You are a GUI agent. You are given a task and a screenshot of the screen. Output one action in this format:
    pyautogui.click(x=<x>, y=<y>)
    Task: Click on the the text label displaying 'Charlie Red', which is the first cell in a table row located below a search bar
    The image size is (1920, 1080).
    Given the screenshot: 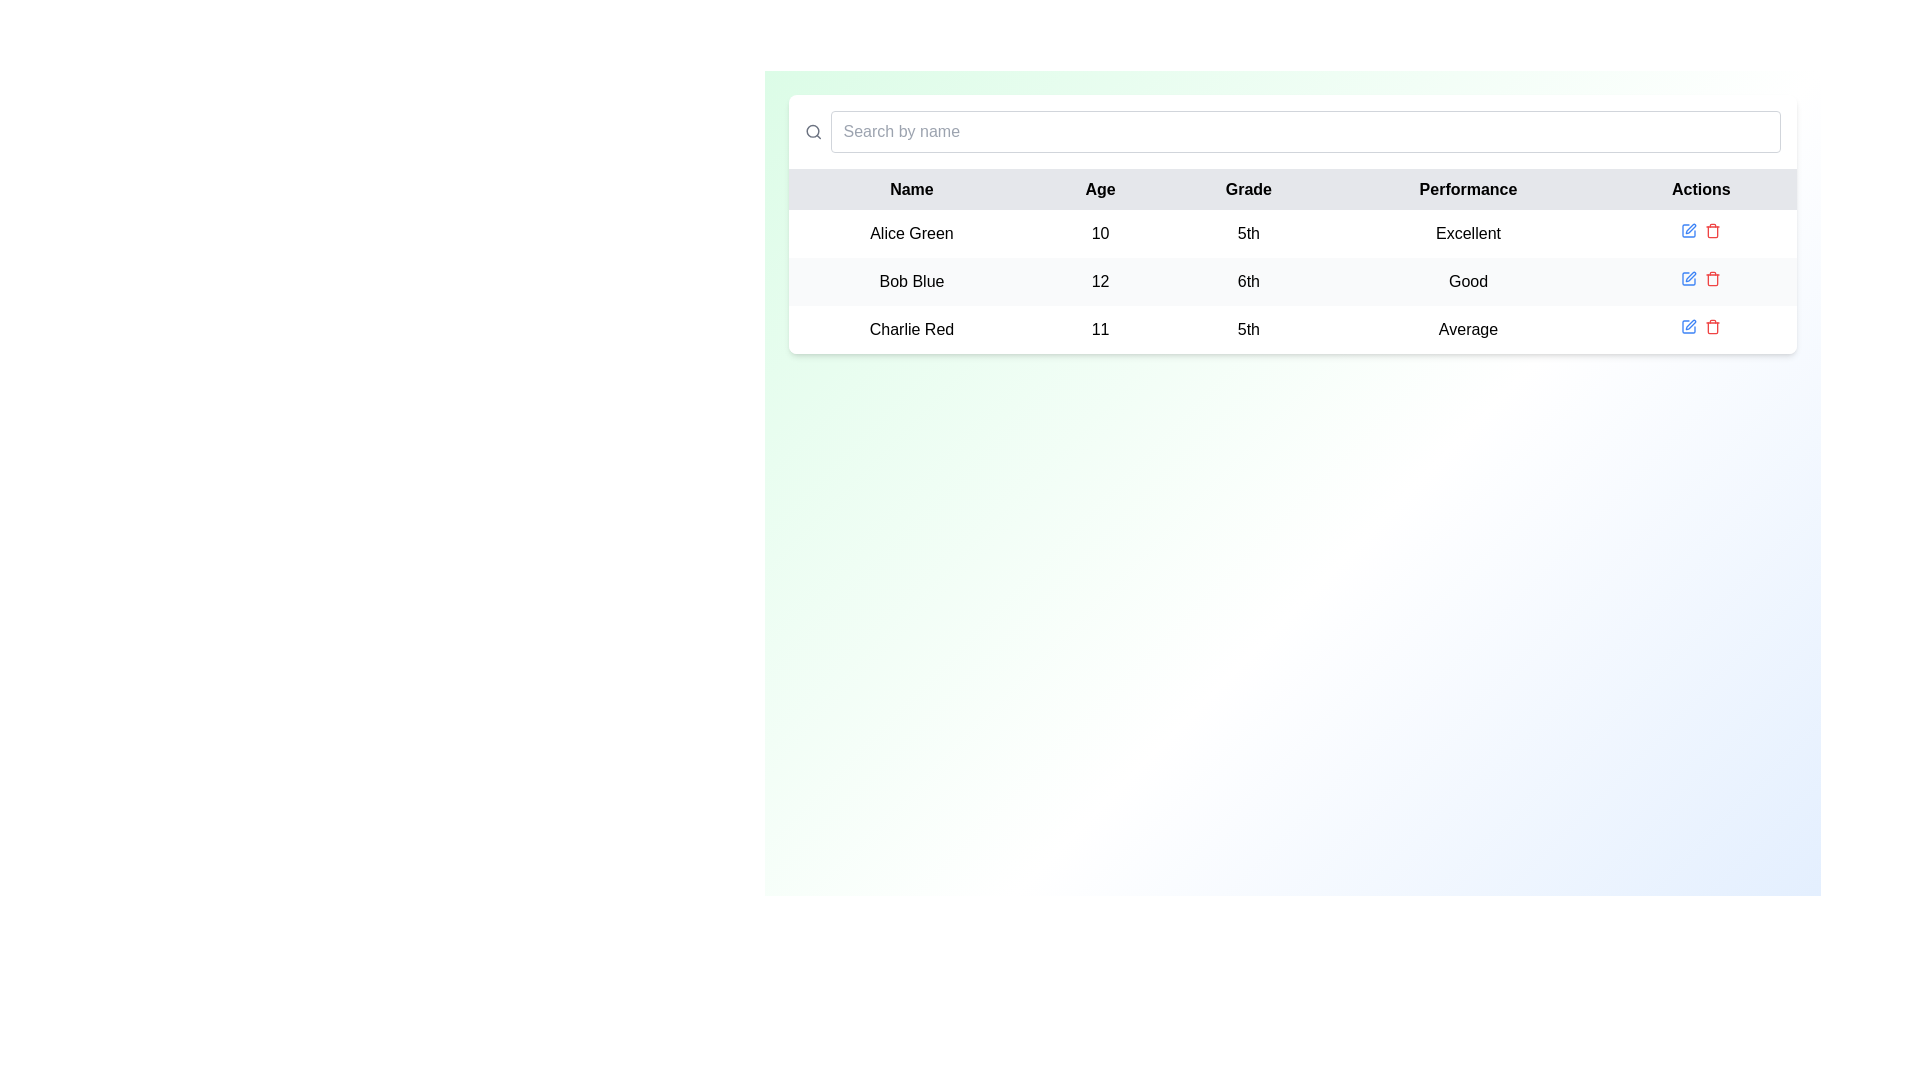 What is the action you would take?
    pyautogui.click(x=911, y=329)
    